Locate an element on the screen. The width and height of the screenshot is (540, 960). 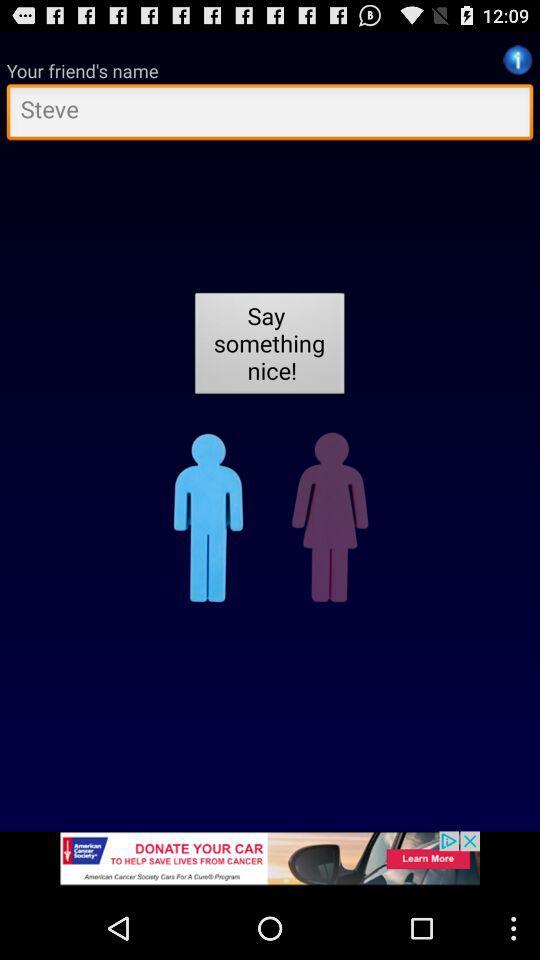
the home icon is located at coordinates (215, 555).